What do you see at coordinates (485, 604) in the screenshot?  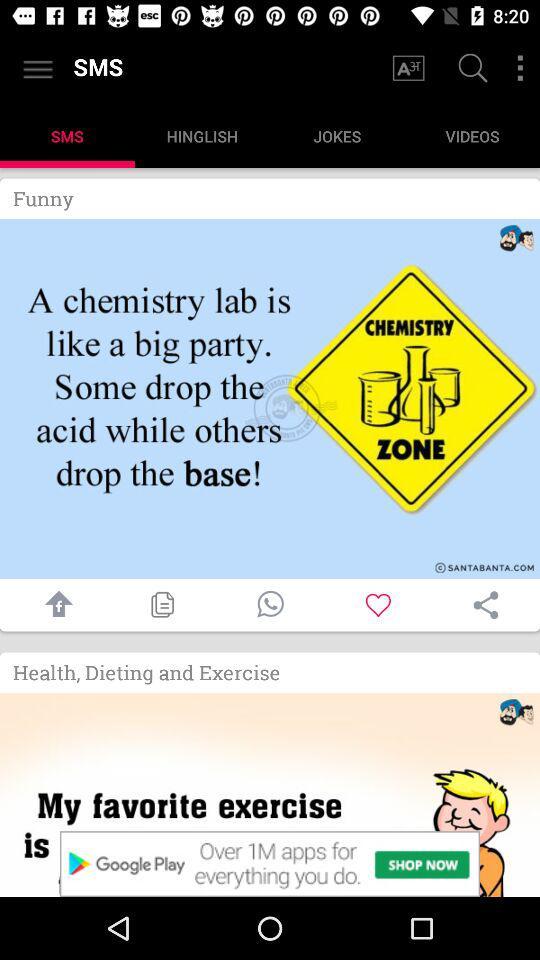 I see `share option` at bounding box center [485, 604].